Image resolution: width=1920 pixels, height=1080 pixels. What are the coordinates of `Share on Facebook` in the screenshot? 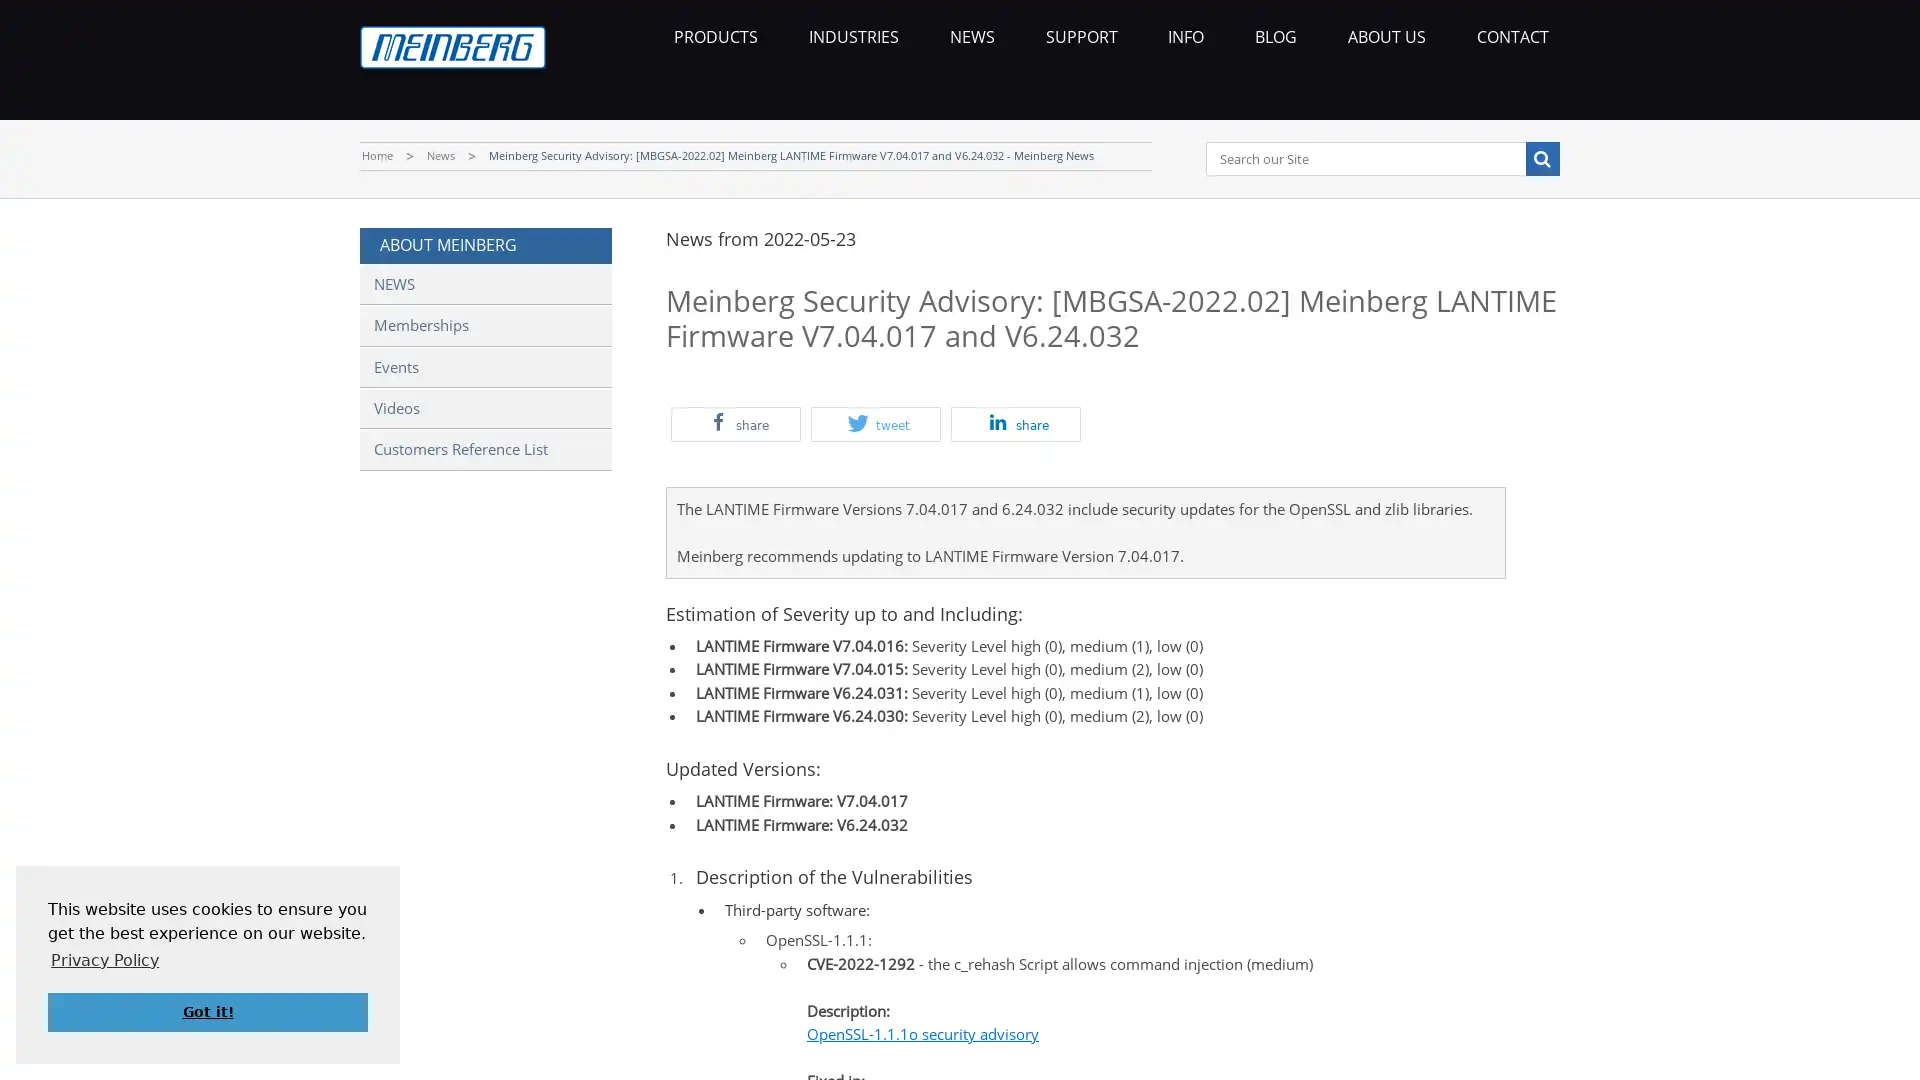 It's located at (734, 423).